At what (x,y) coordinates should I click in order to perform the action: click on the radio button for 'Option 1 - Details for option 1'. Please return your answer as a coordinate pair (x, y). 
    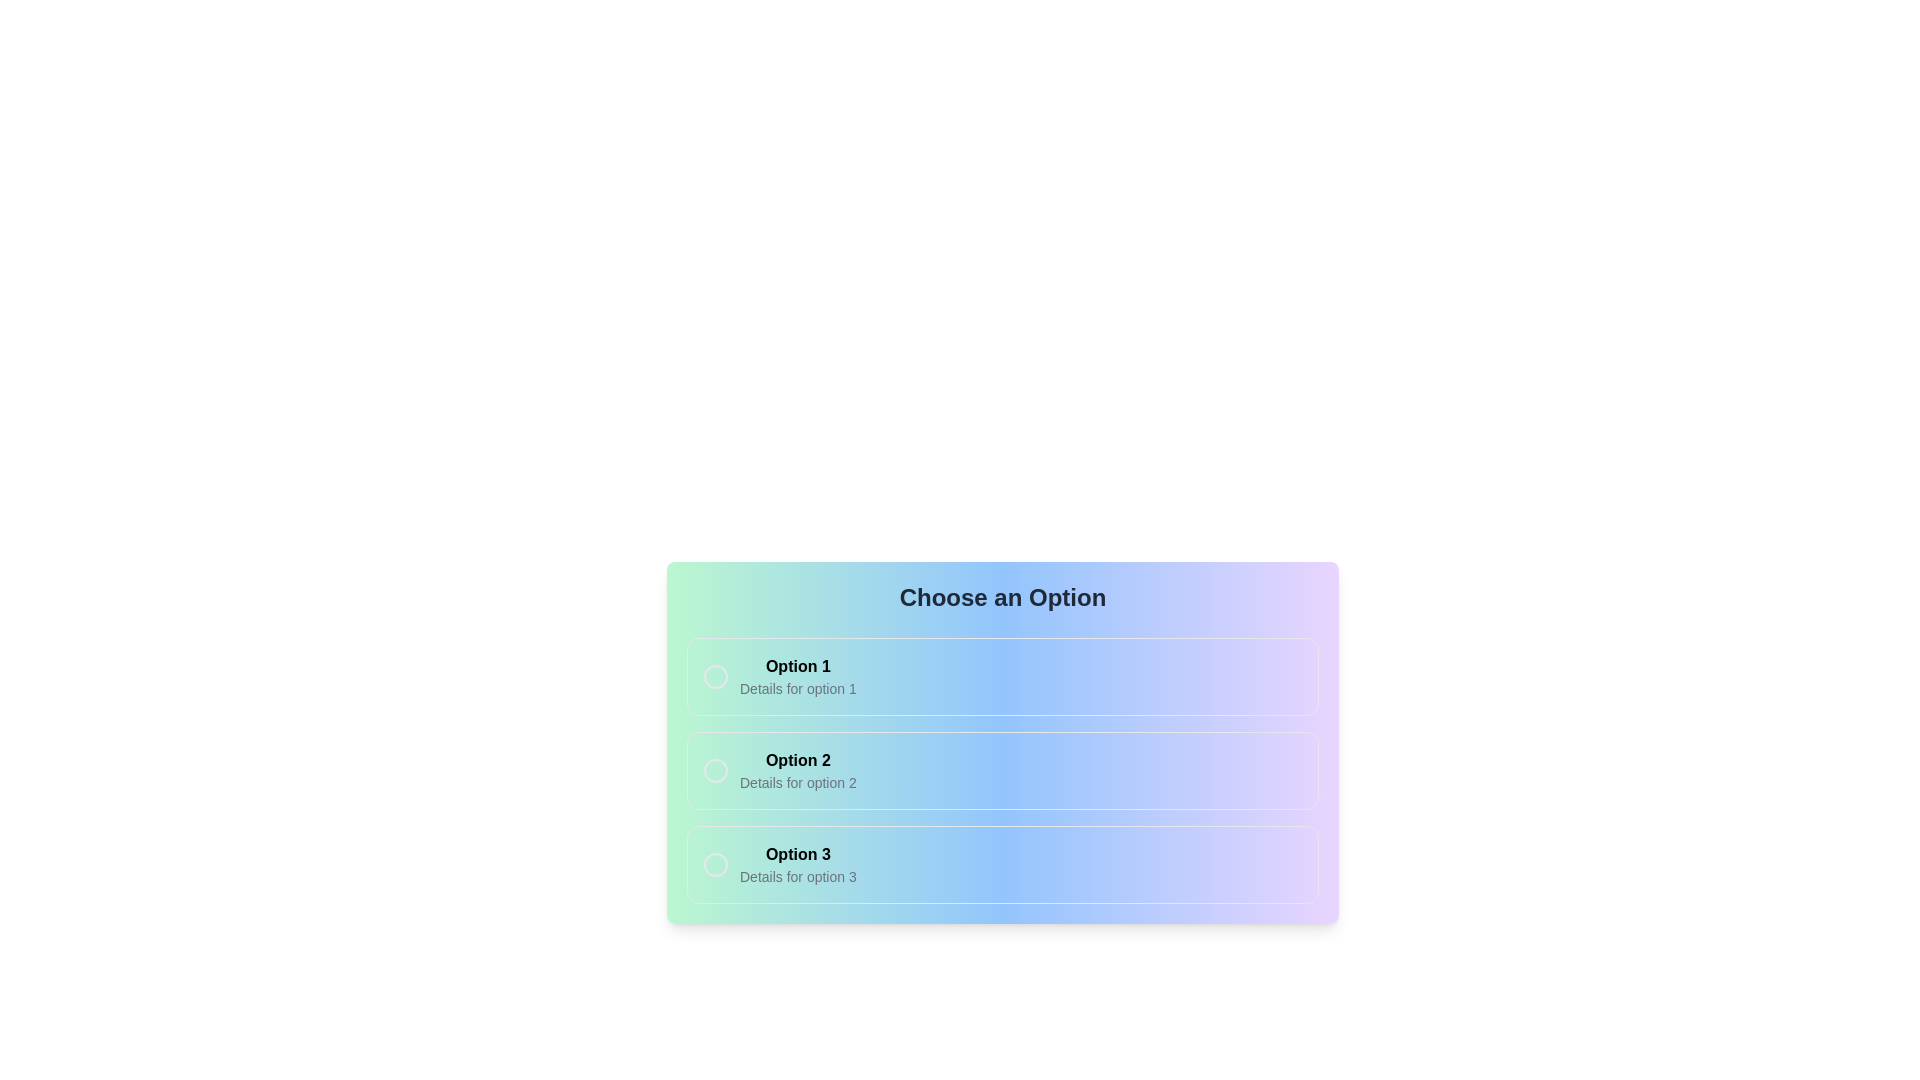
    Looking at the image, I should click on (715, 676).